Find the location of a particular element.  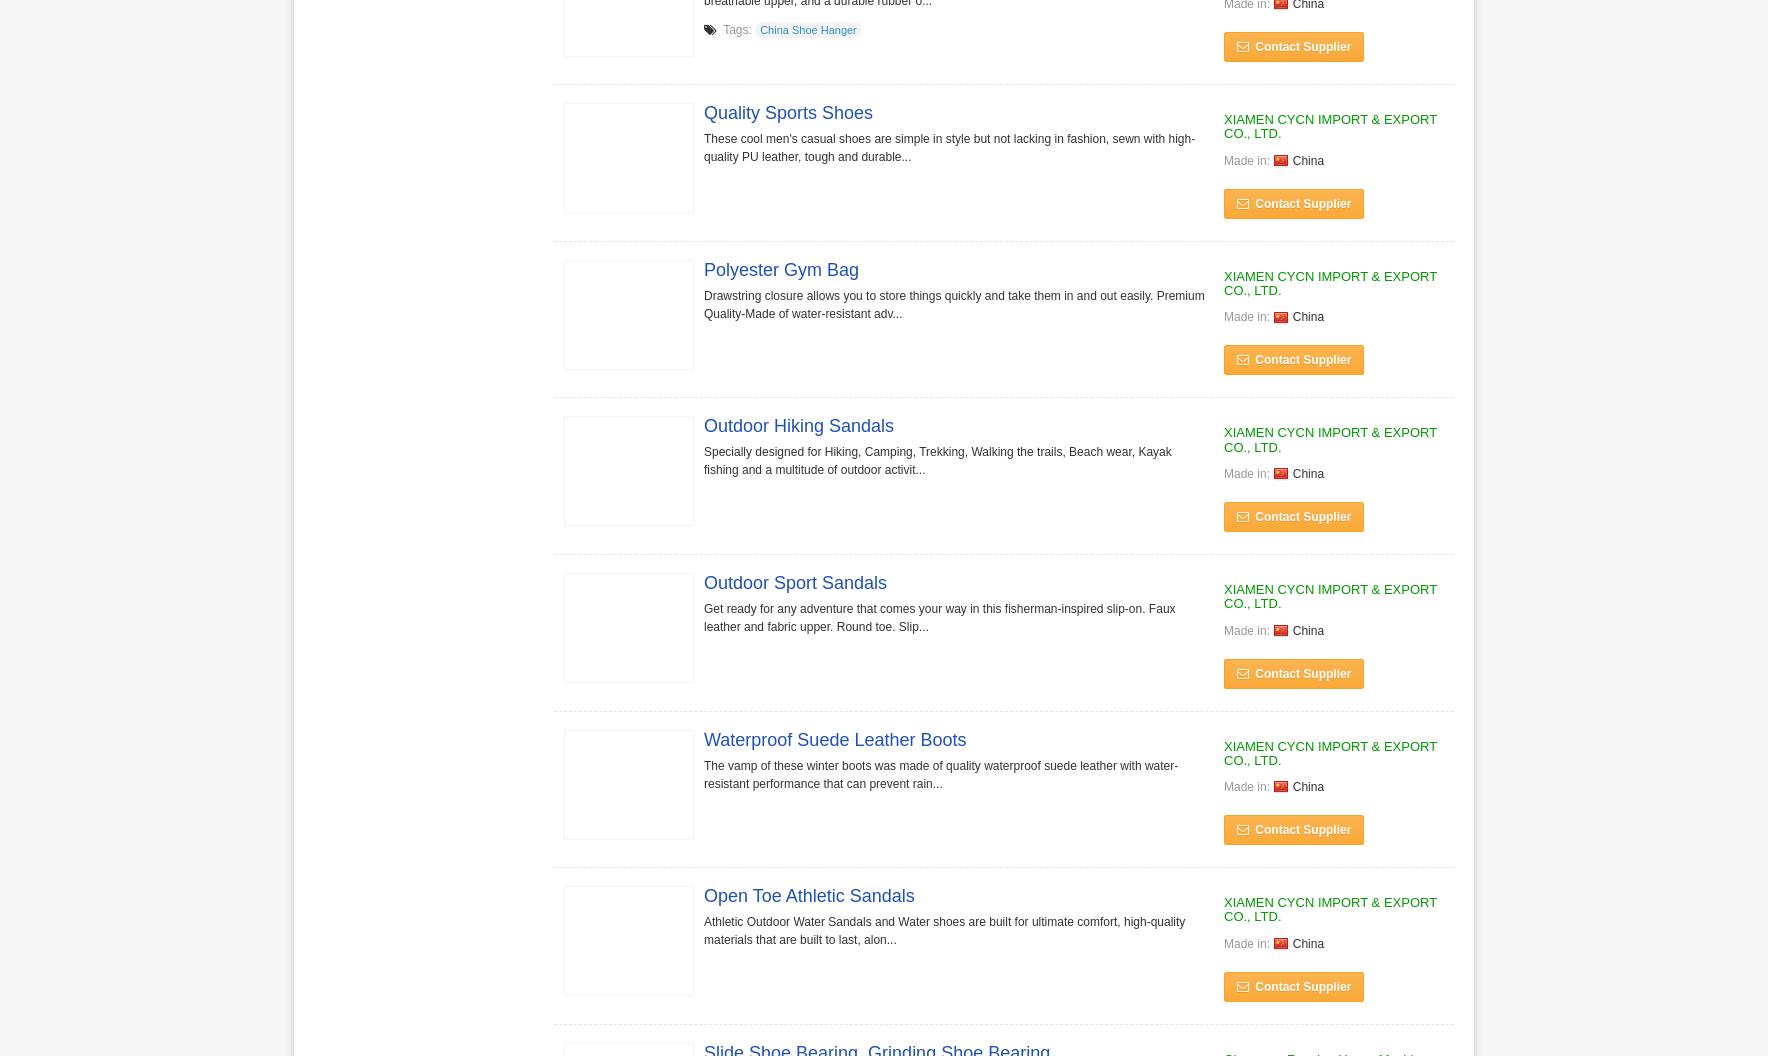

'Outdoor Hiking Sandals' is located at coordinates (798, 425).